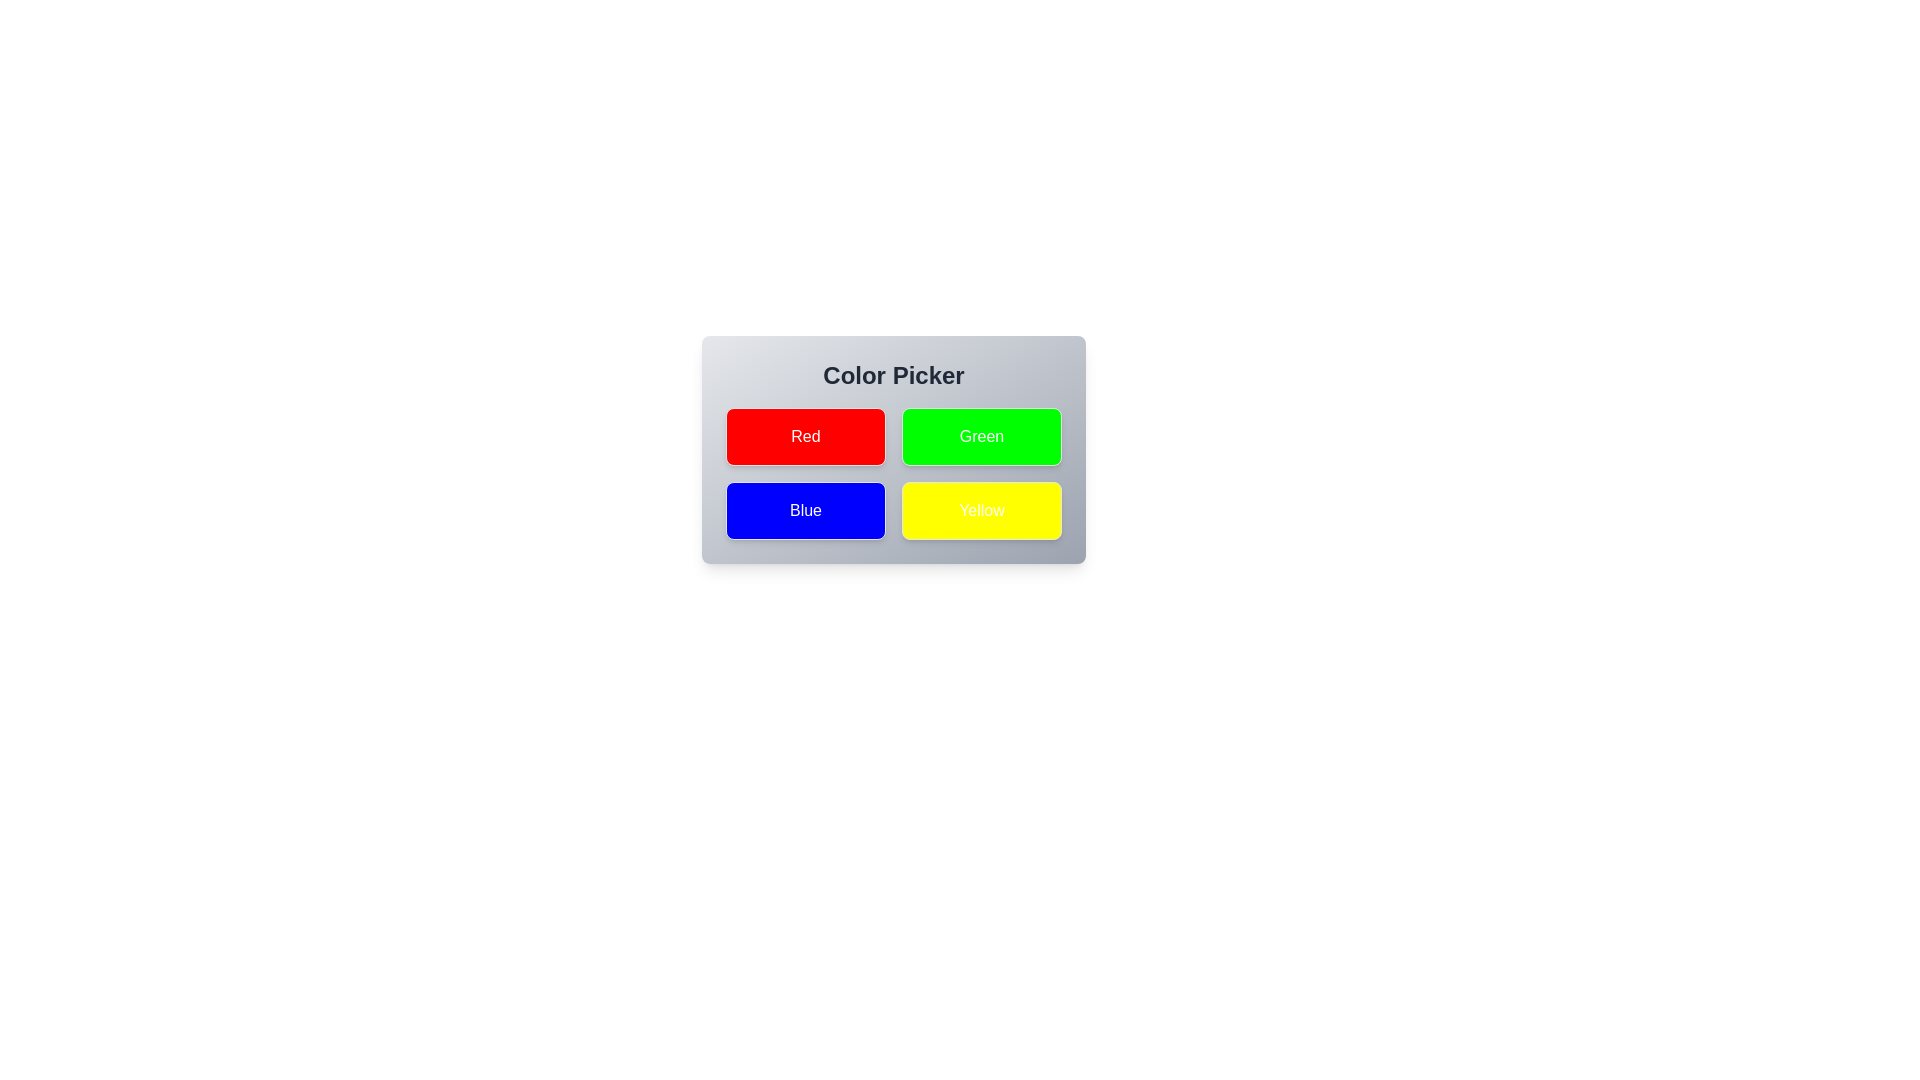 This screenshot has width=1920, height=1080. I want to click on the button corresponding to the color Blue, so click(806, 509).